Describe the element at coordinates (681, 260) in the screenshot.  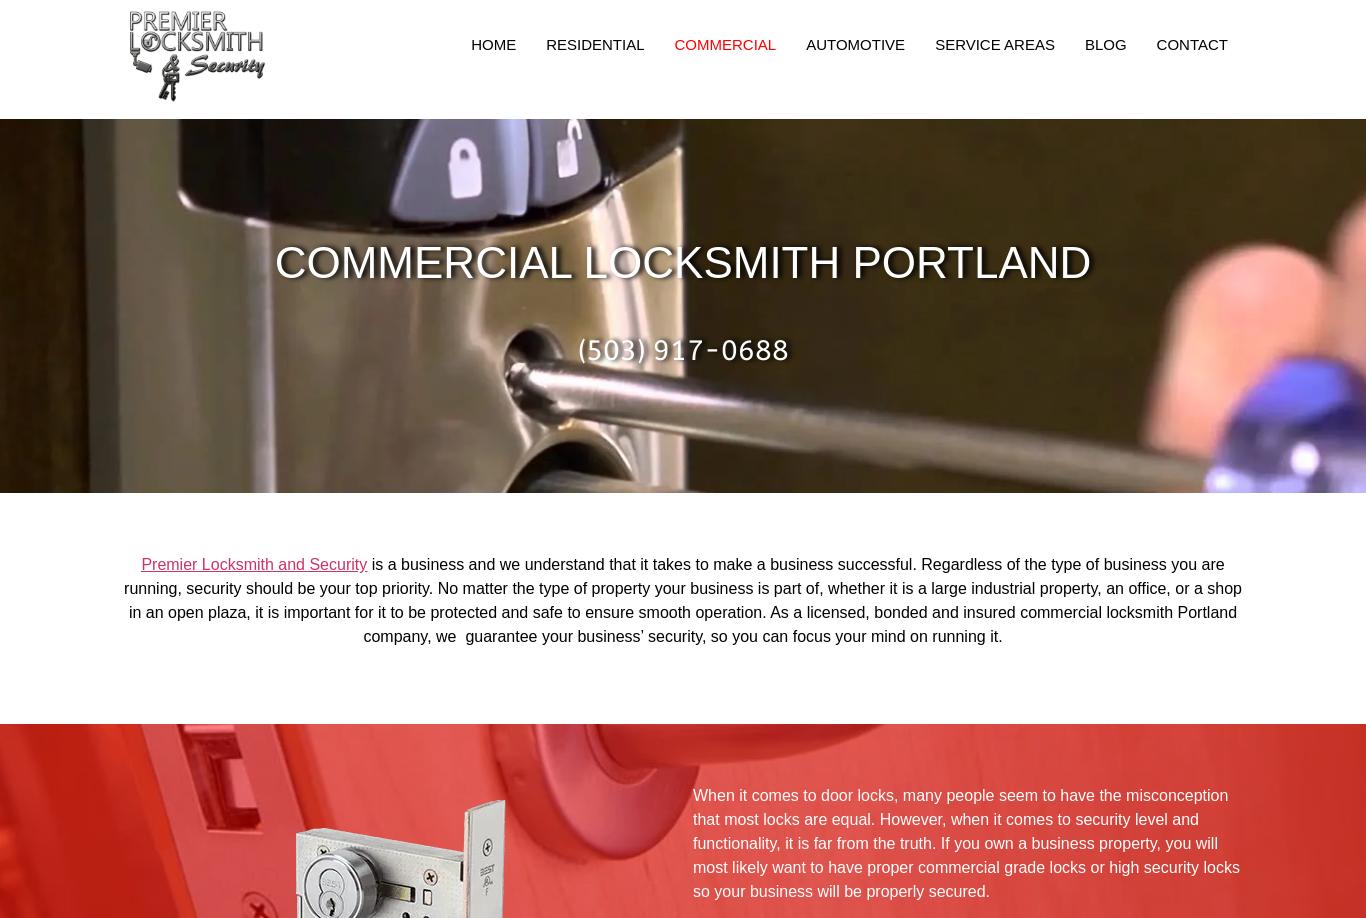
I see `'Commercial Locksmith Portland'` at that location.